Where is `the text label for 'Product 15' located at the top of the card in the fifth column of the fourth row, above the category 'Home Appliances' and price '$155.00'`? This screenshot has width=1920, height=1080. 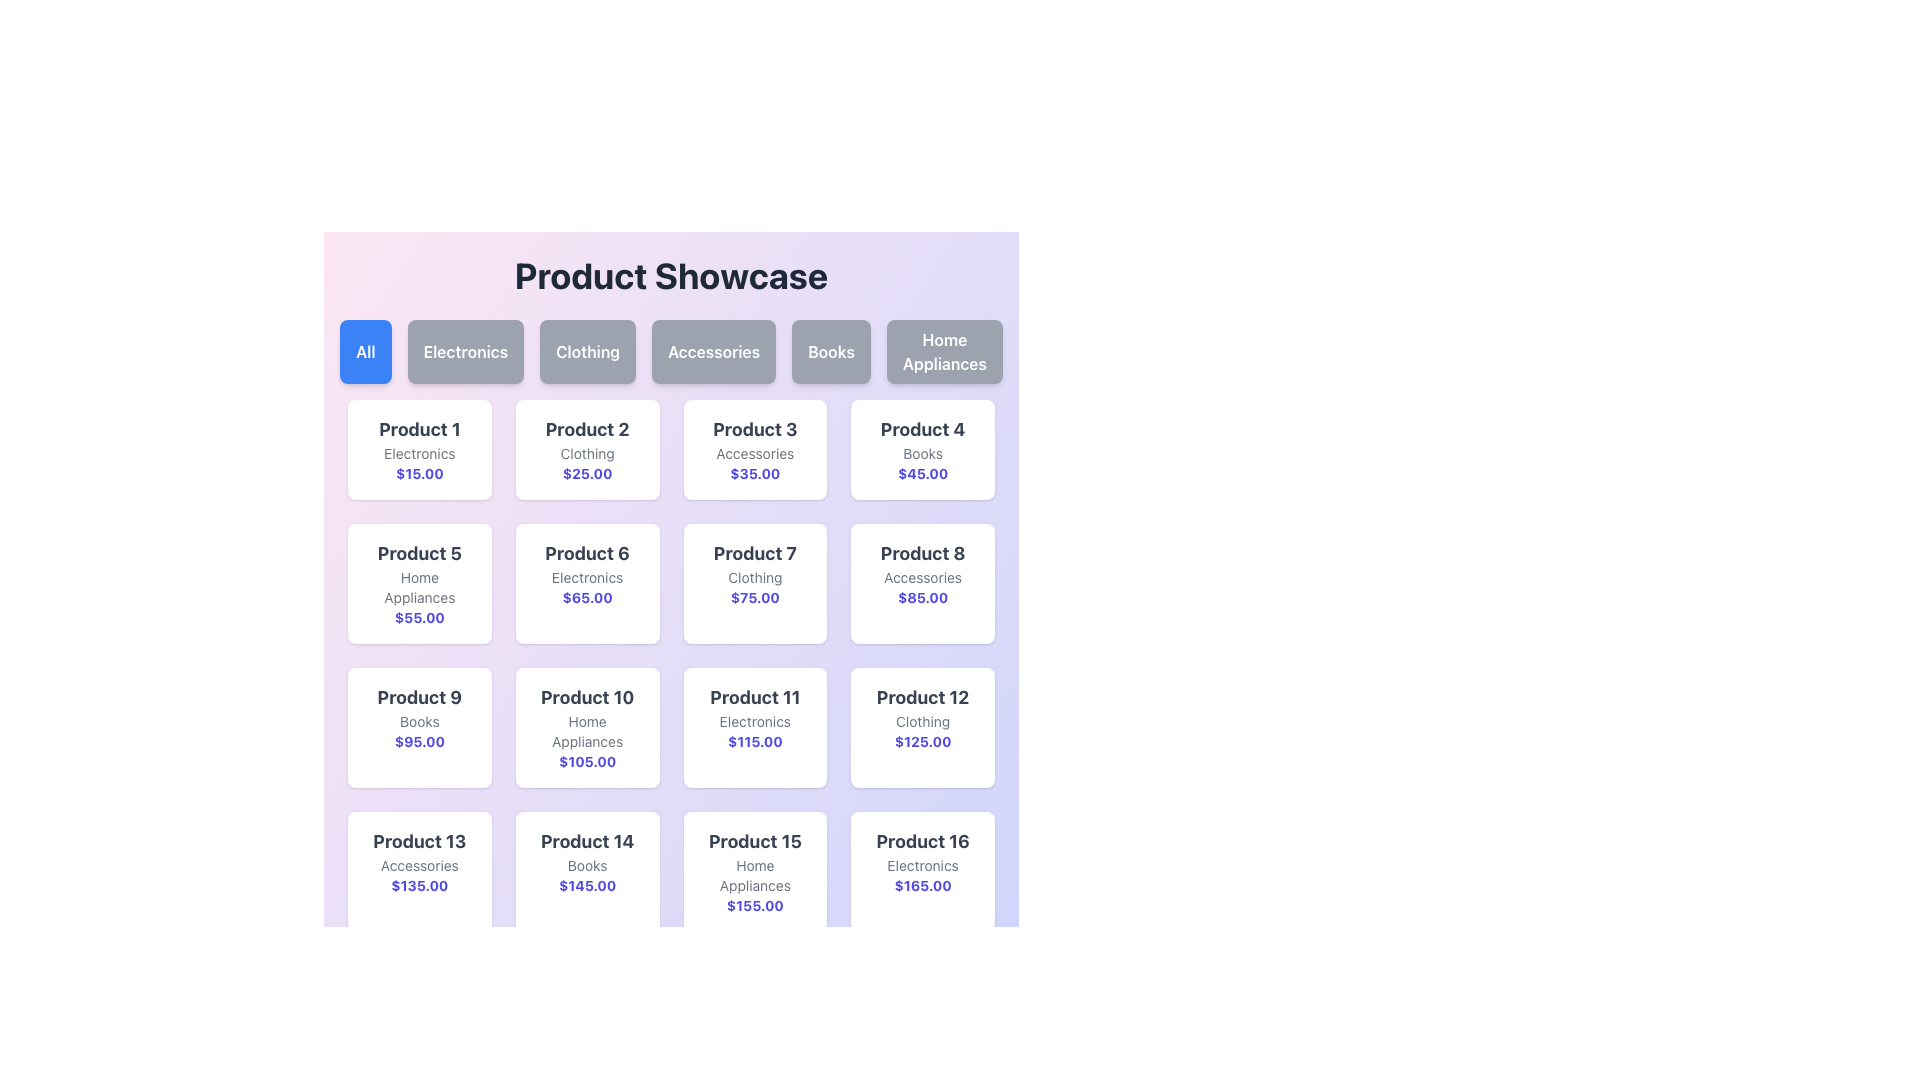 the text label for 'Product 15' located at the top of the card in the fifth column of the fourth row, above the category 'Home Appliances' and price '$155.00' is located at coordinates (754, 841).